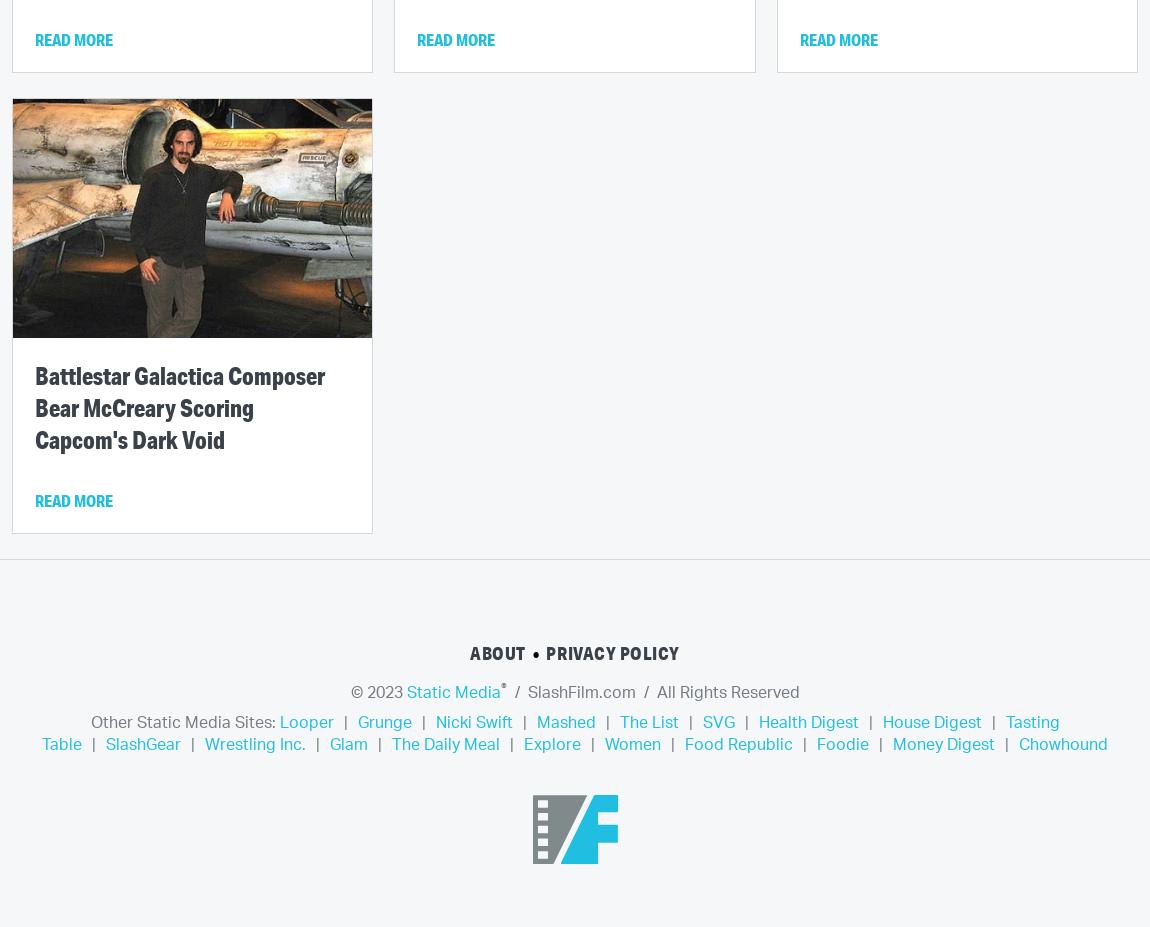  Describe the element at coordinates (552, 744) in the screenshot. I see `'Explore'` at that location.